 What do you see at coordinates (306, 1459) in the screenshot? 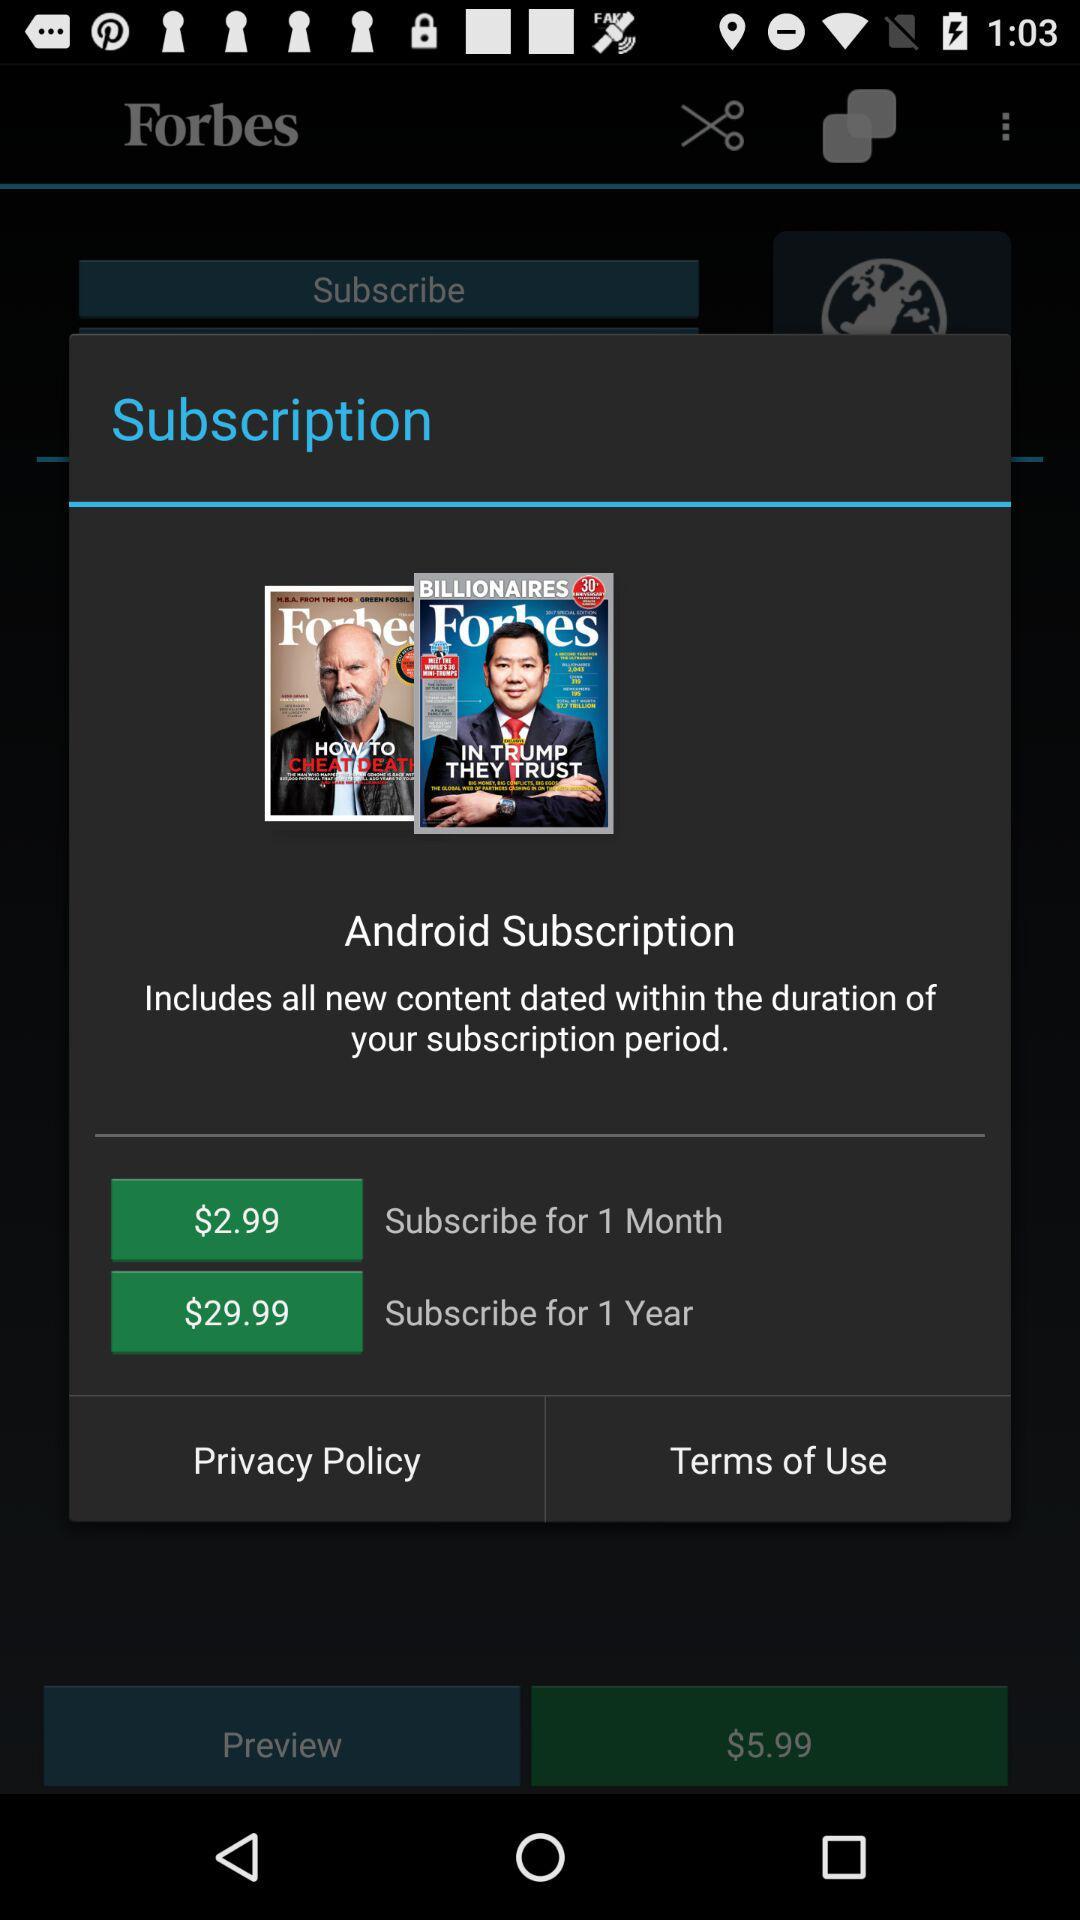
I see `the item below the $29.99 icon` at bounding box center [306, 1459].